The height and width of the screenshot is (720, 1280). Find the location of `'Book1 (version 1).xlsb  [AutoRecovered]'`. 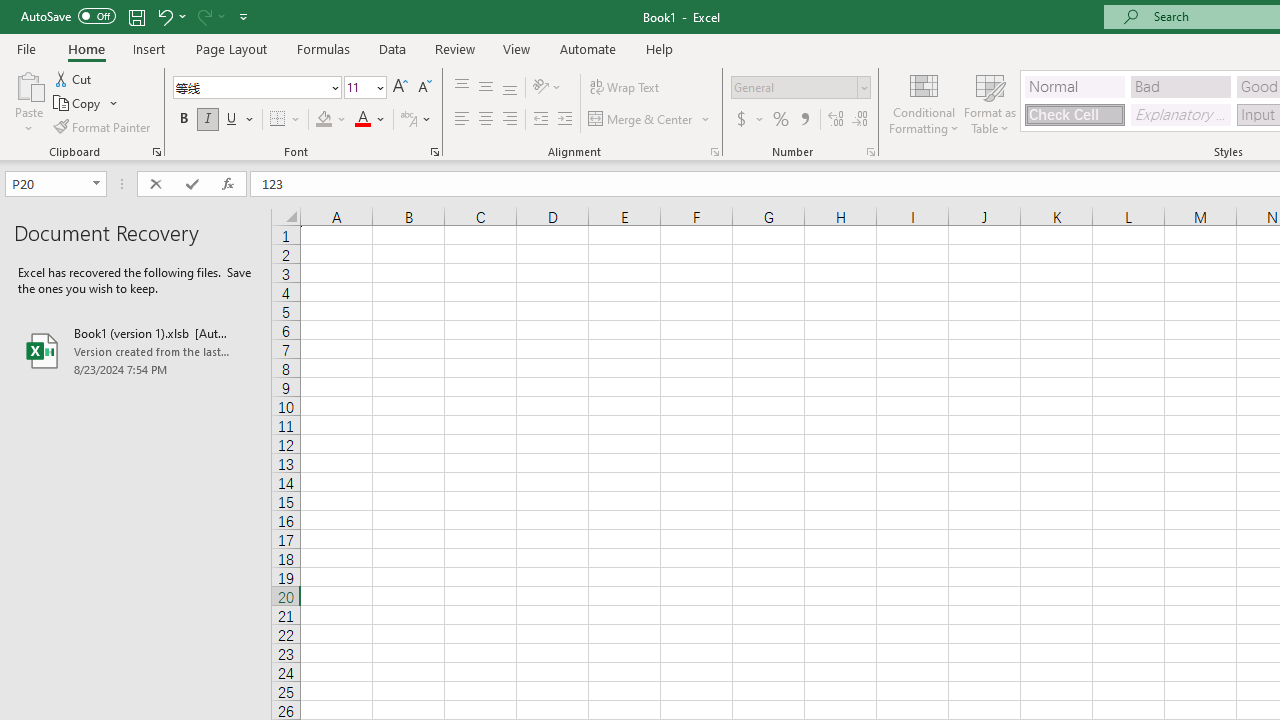

'Book1 (version 1).xlsb  [AutoRecovered]' is located at coordinates (135, 350).